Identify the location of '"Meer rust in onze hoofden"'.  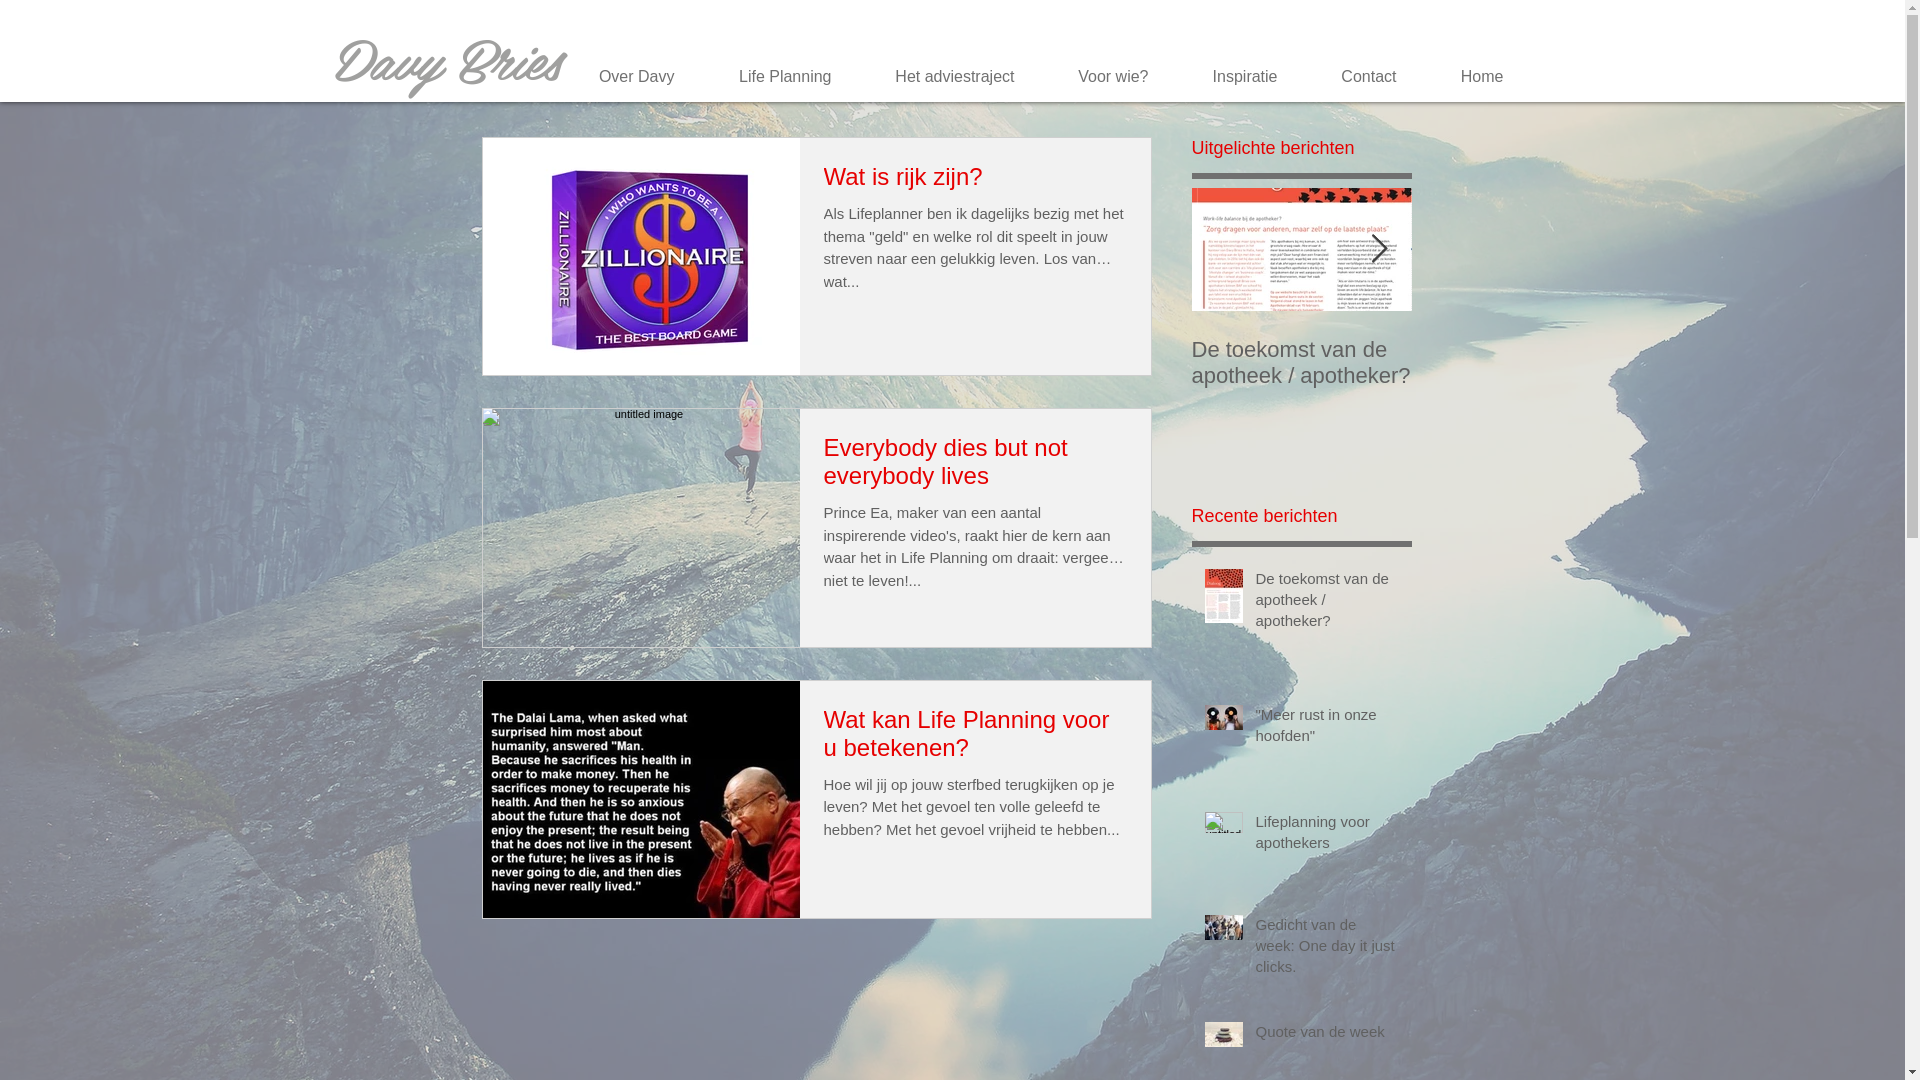
(1520, 362).